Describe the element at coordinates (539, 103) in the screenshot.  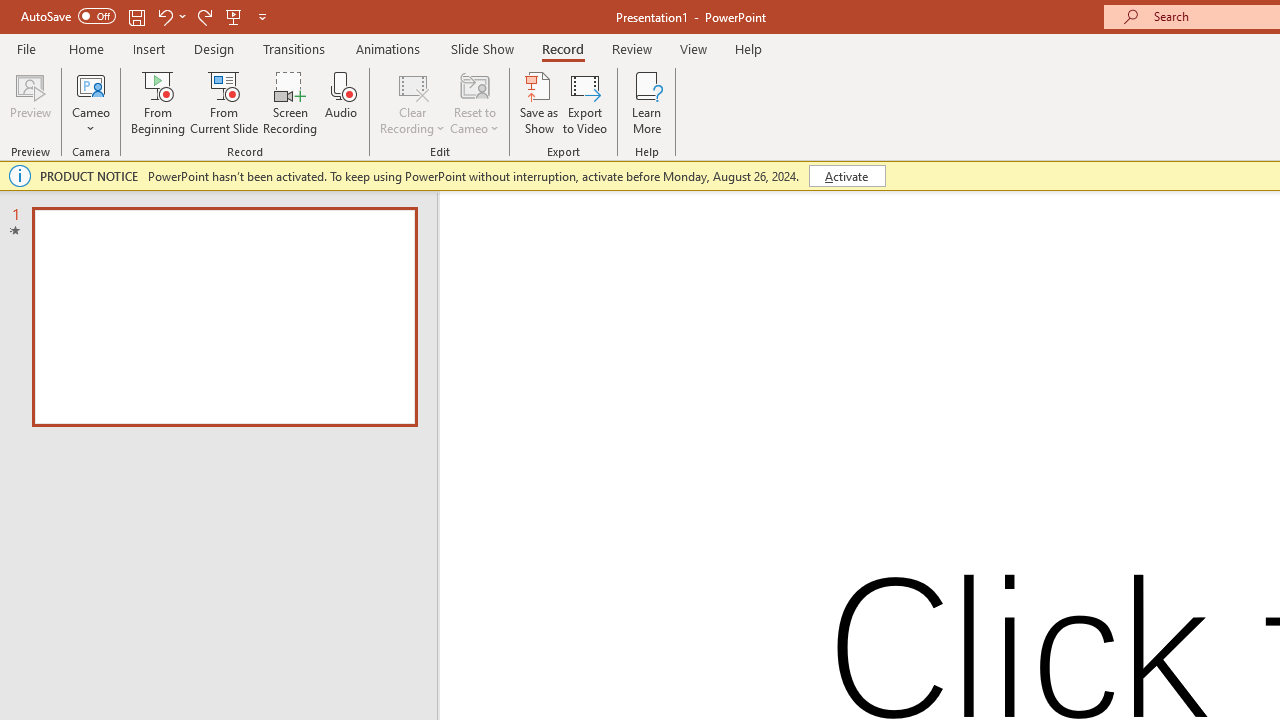
I see `'Save as Show'` at that location.